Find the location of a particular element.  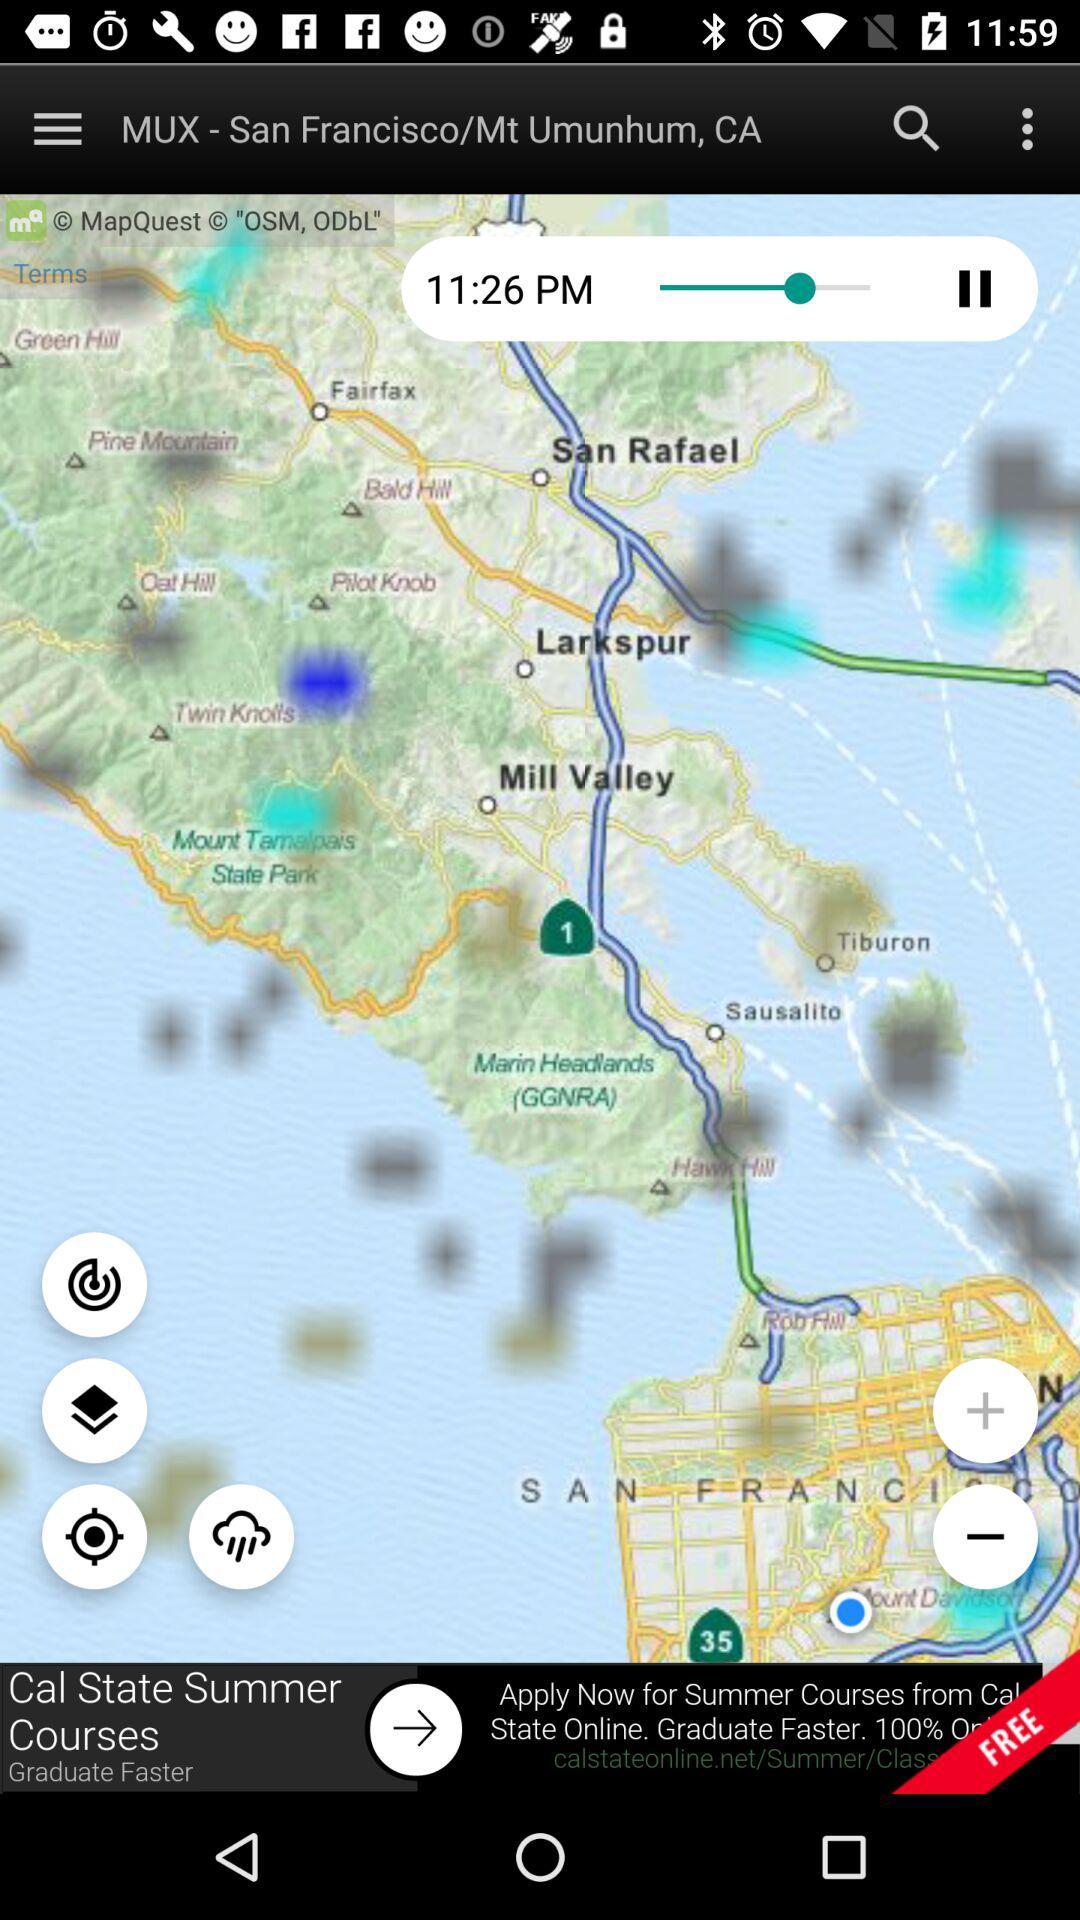

show more options is located at coordinates (56, 127).